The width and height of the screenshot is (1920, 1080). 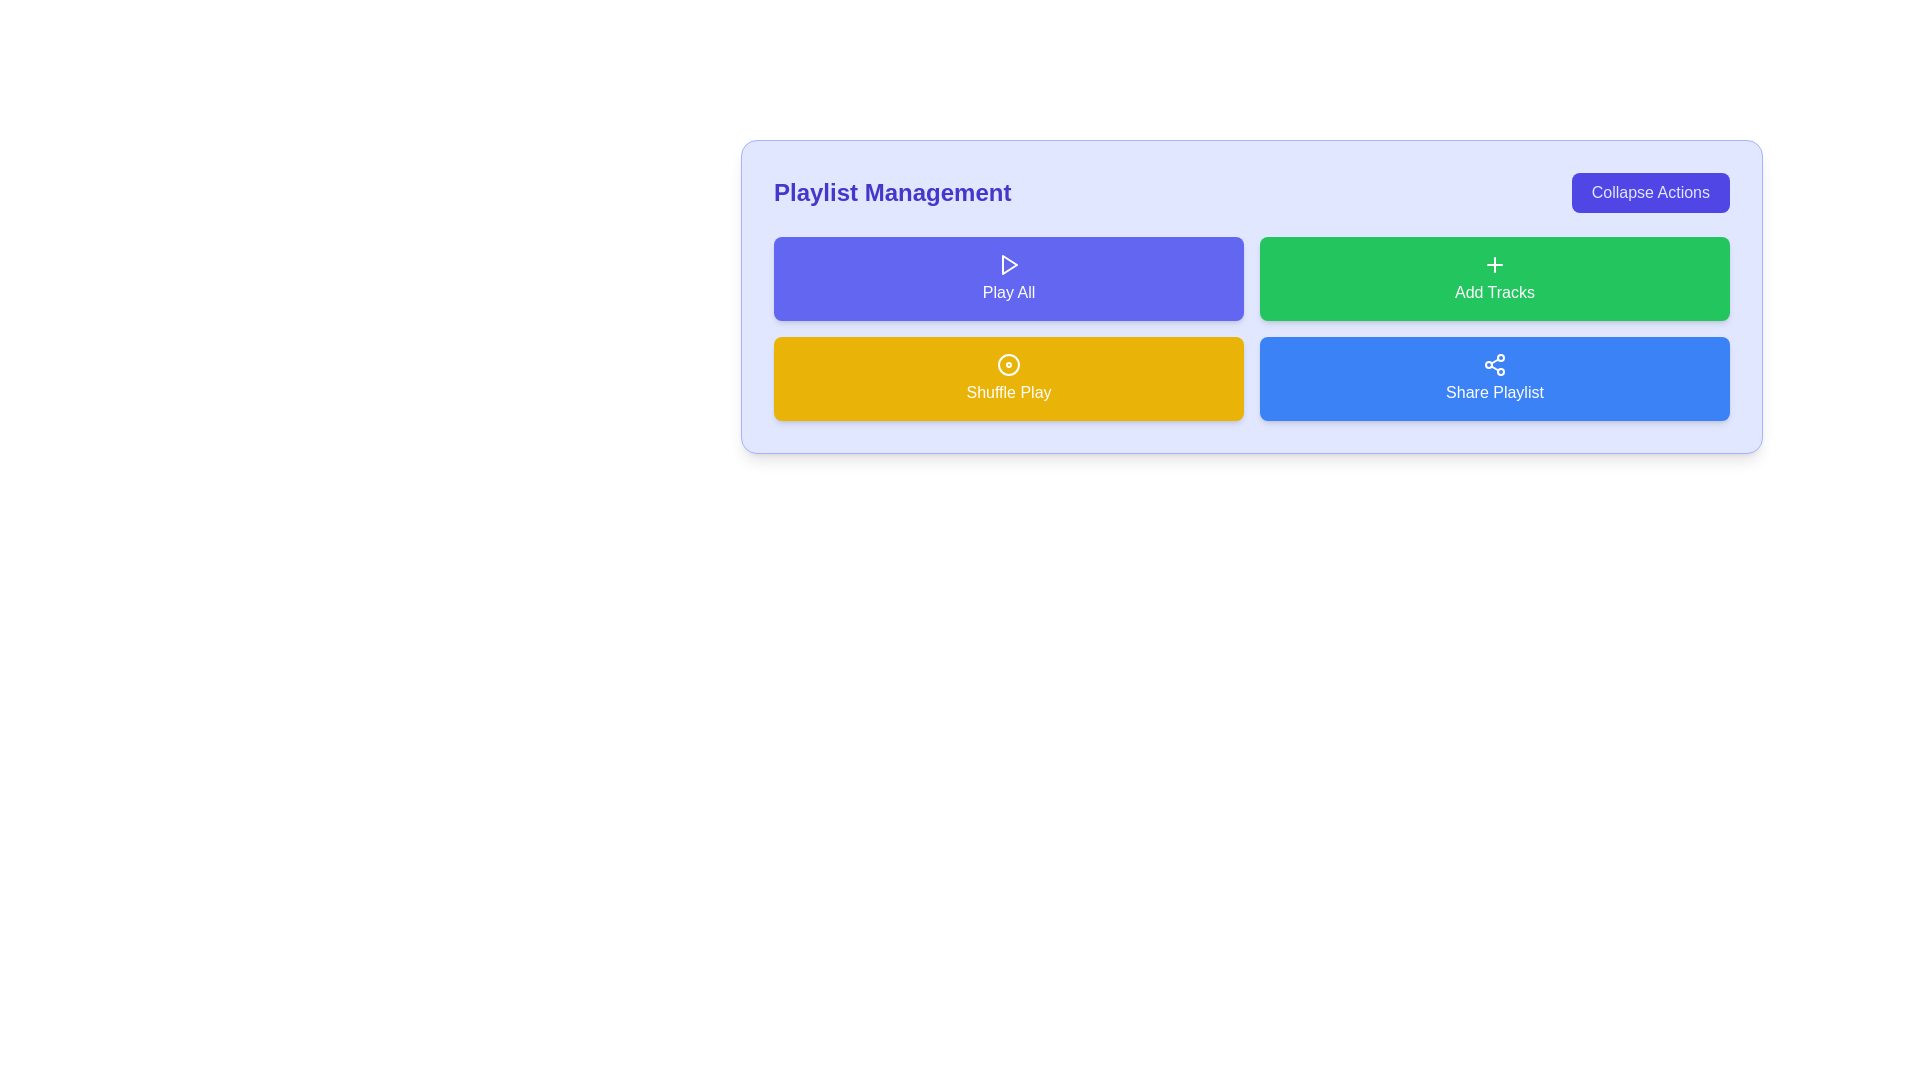 I want to click on the triangular play icon within the 'Play All' button, which is styled in a modern SVG format and set against a blue background, so click(x=1008, y=264).